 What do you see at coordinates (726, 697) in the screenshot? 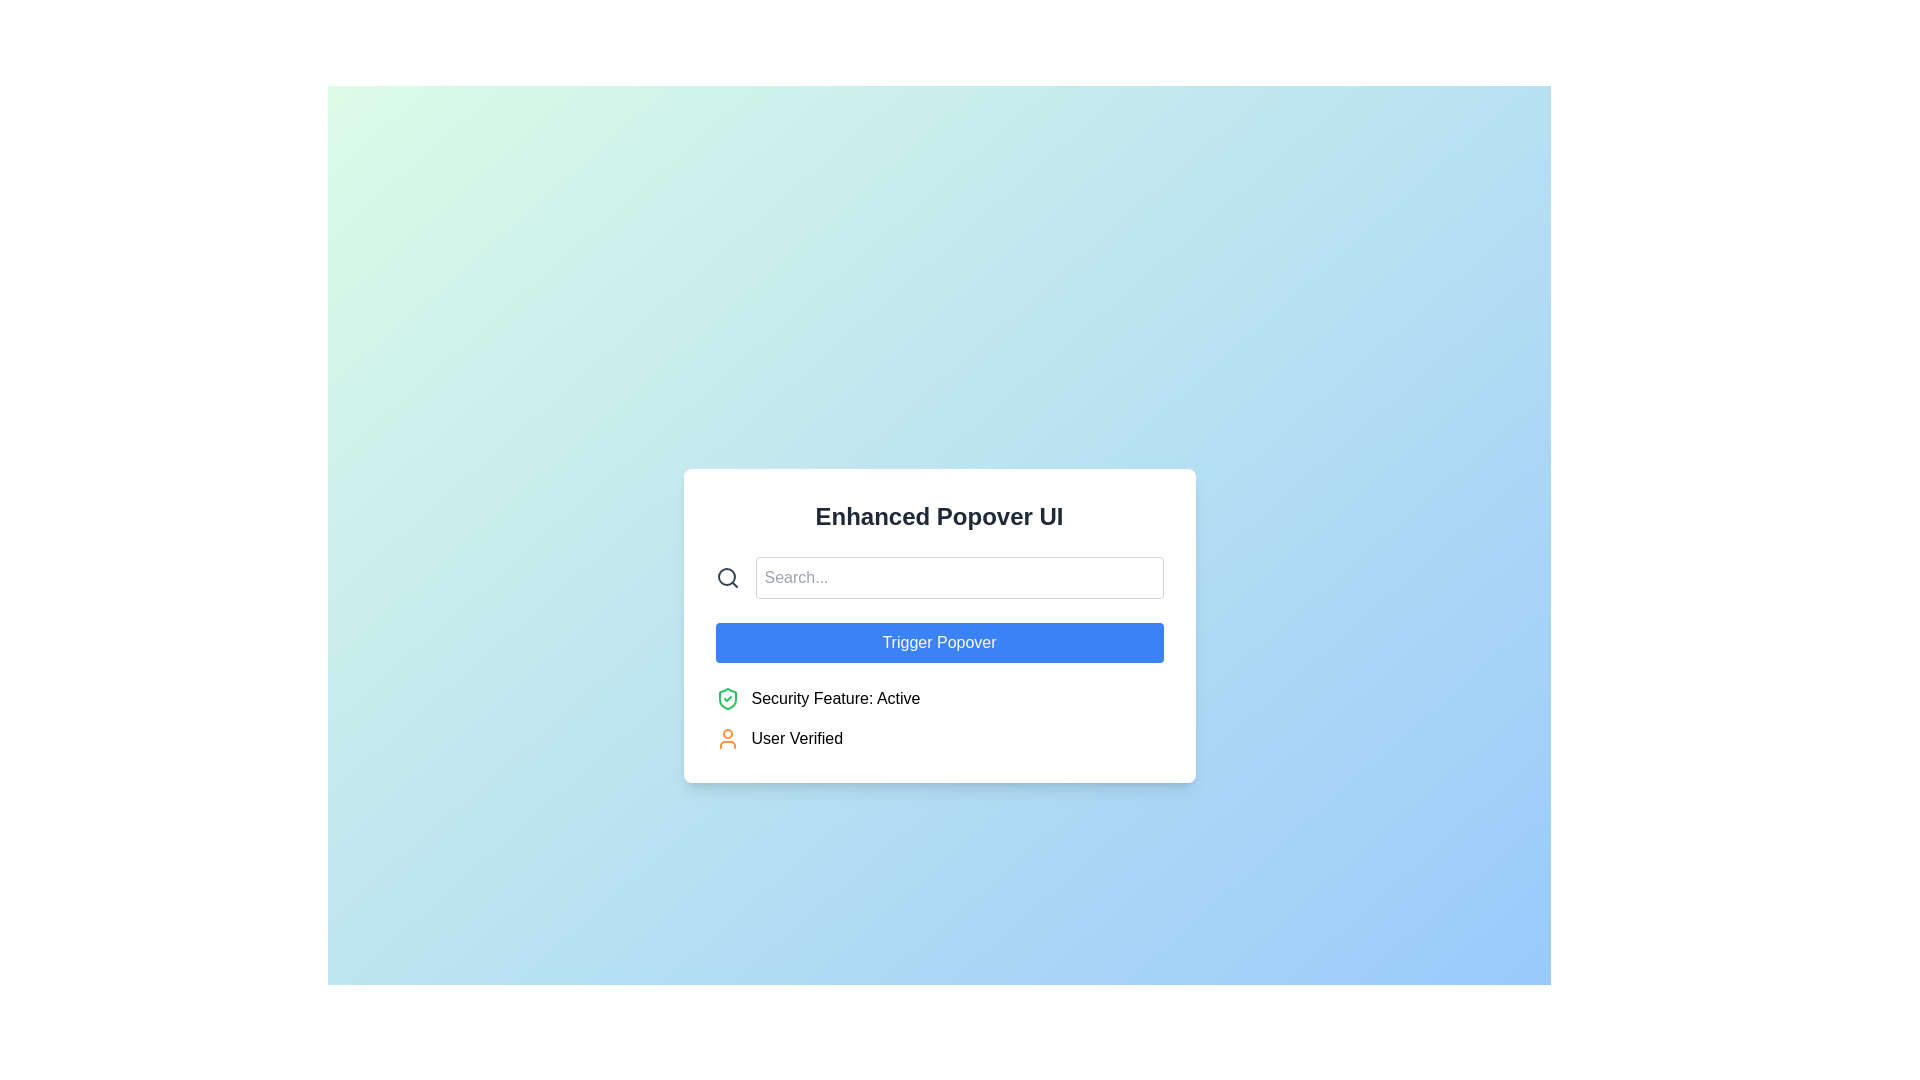
I see `the shield-like icon with a green outline and check mark, indicating 'Security Feature: Active'` at bounding box center [726, 697].